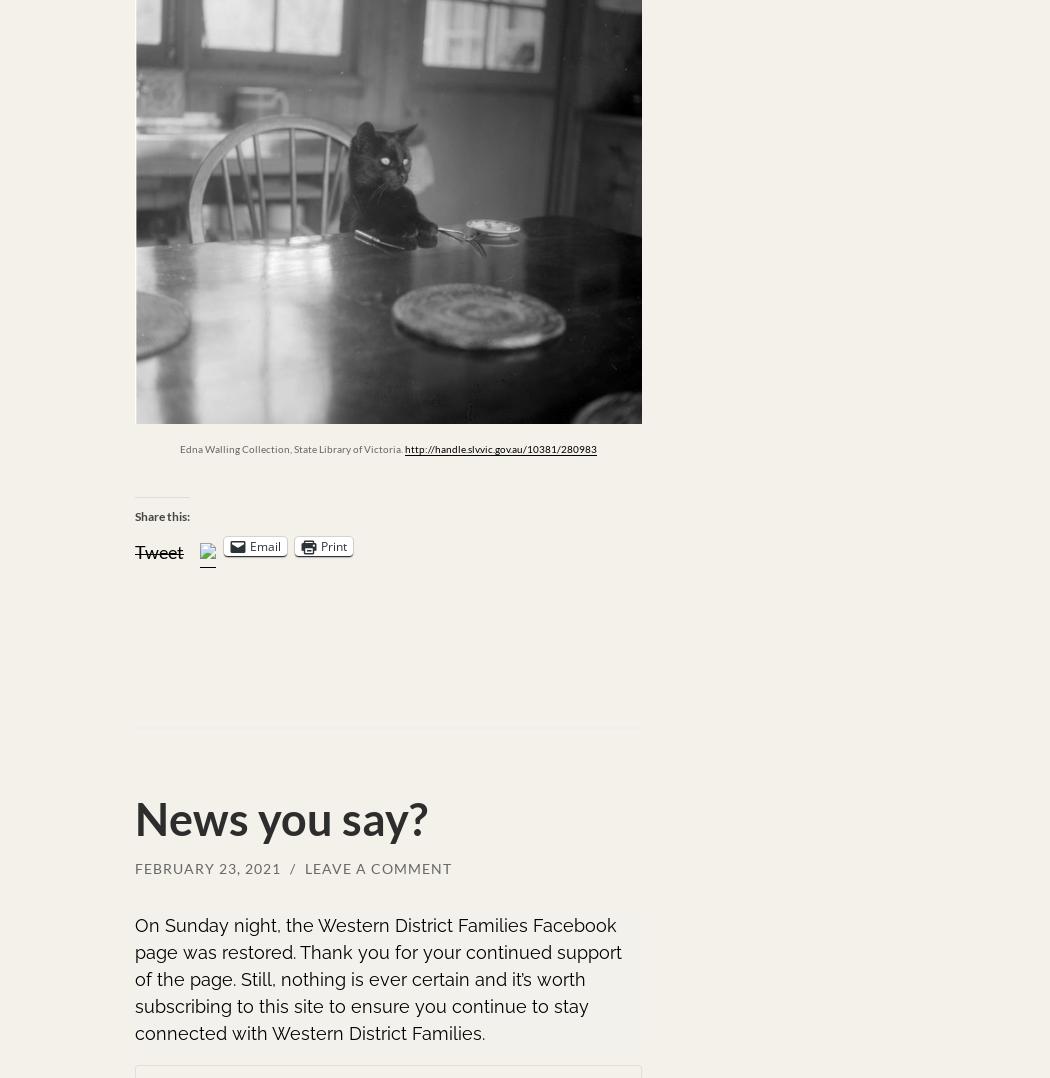  Describe the element at coordinates (264, 544) in the screenshot. I see `'Email'` at that location.